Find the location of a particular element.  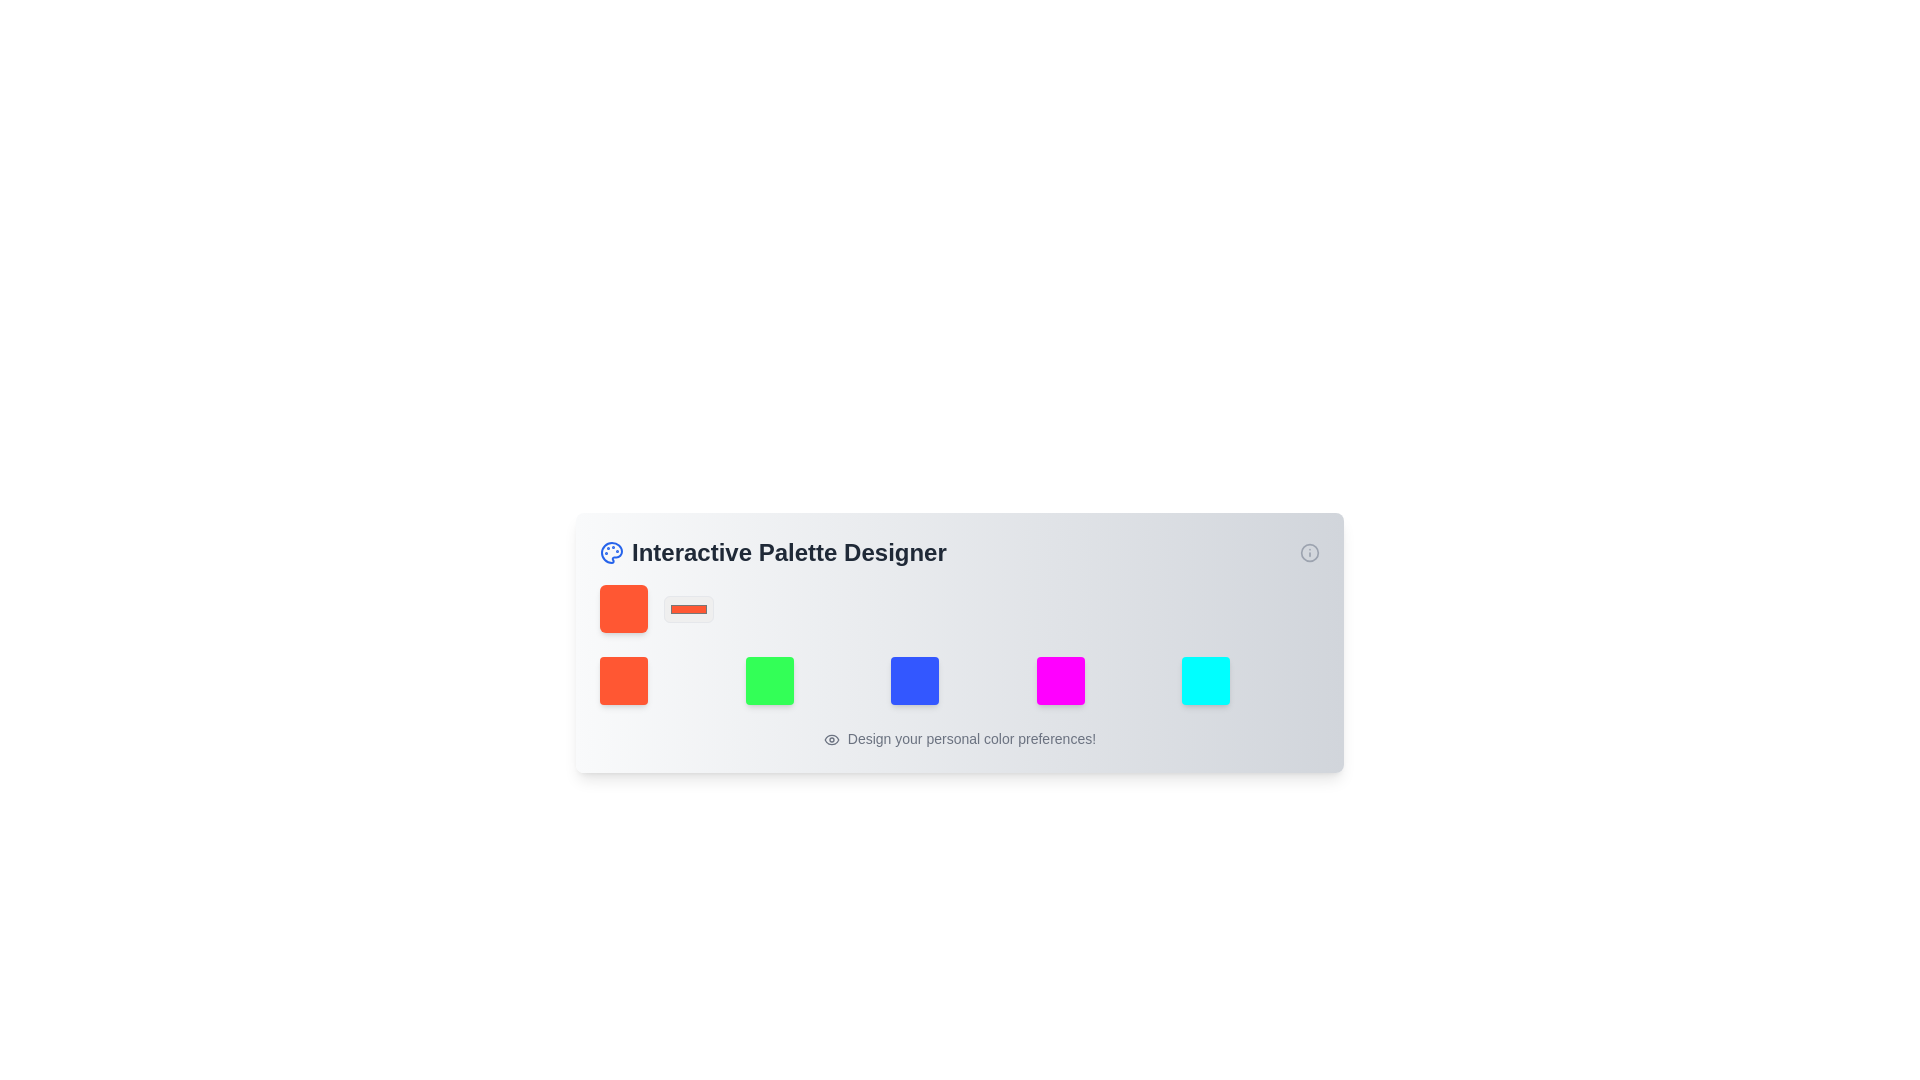

the fifth button in the horizontal grid located at the bottom-right section of the interface to interact is located at coordinates (1205, 680).